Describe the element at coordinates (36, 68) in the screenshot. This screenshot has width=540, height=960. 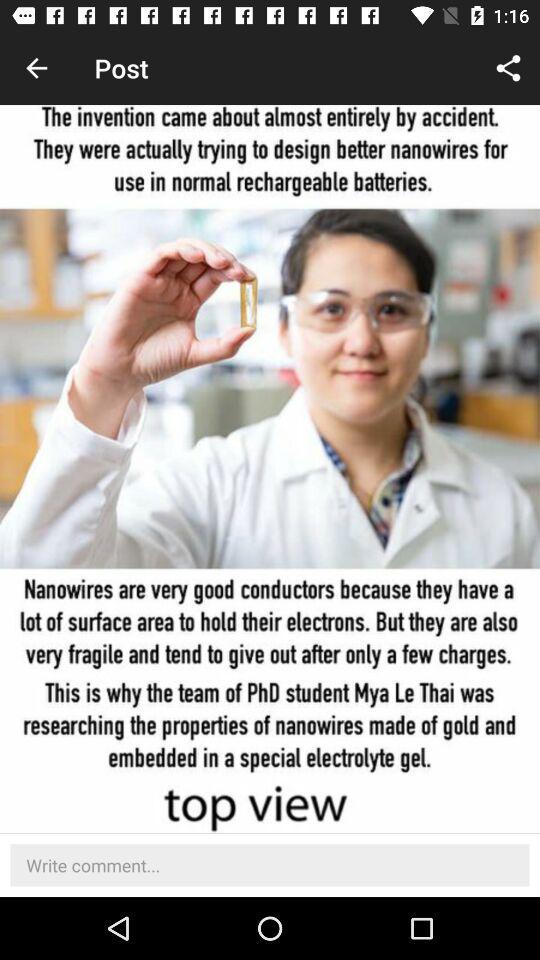
I see `item to the left of post` at that location.